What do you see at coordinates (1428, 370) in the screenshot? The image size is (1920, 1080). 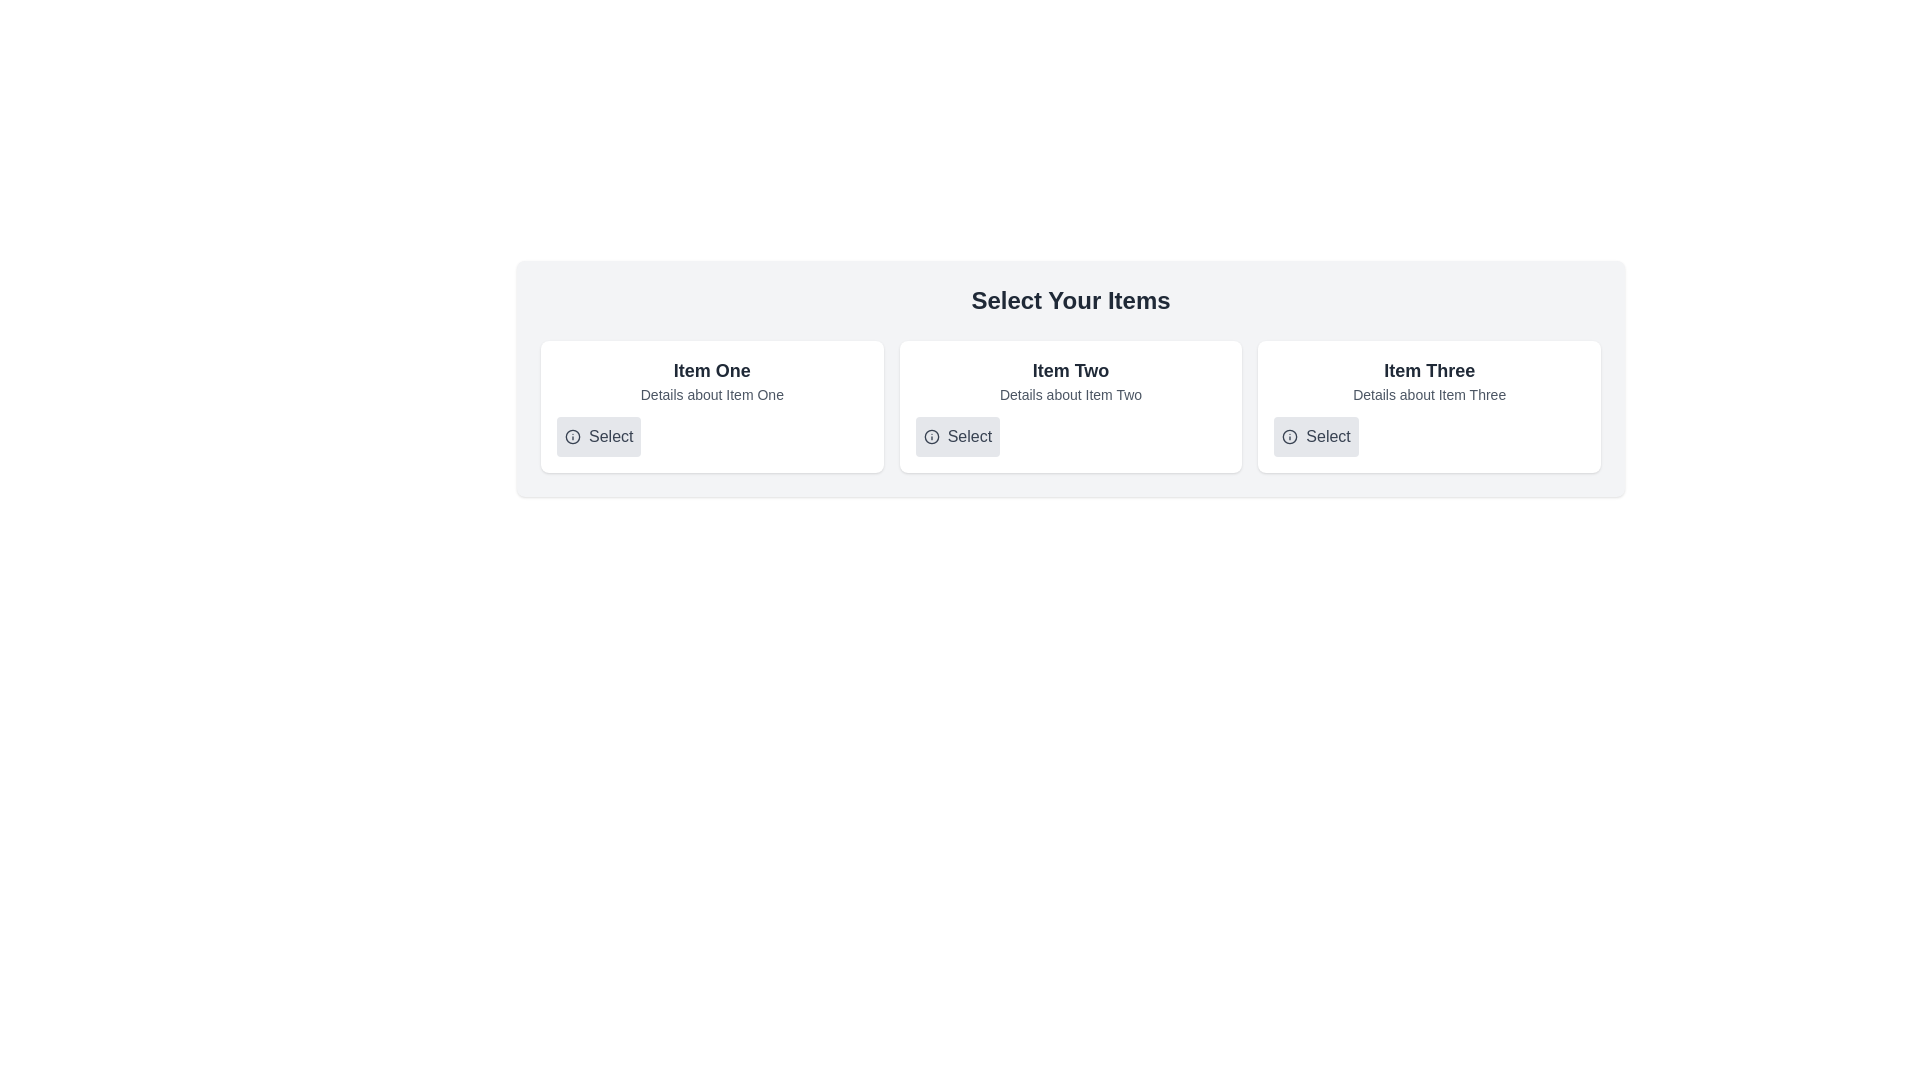 I see `the title text label 'Item Three' that serves as the main title of the card, positioned at the top of the card's content area` at bounding box center [1428, 370].